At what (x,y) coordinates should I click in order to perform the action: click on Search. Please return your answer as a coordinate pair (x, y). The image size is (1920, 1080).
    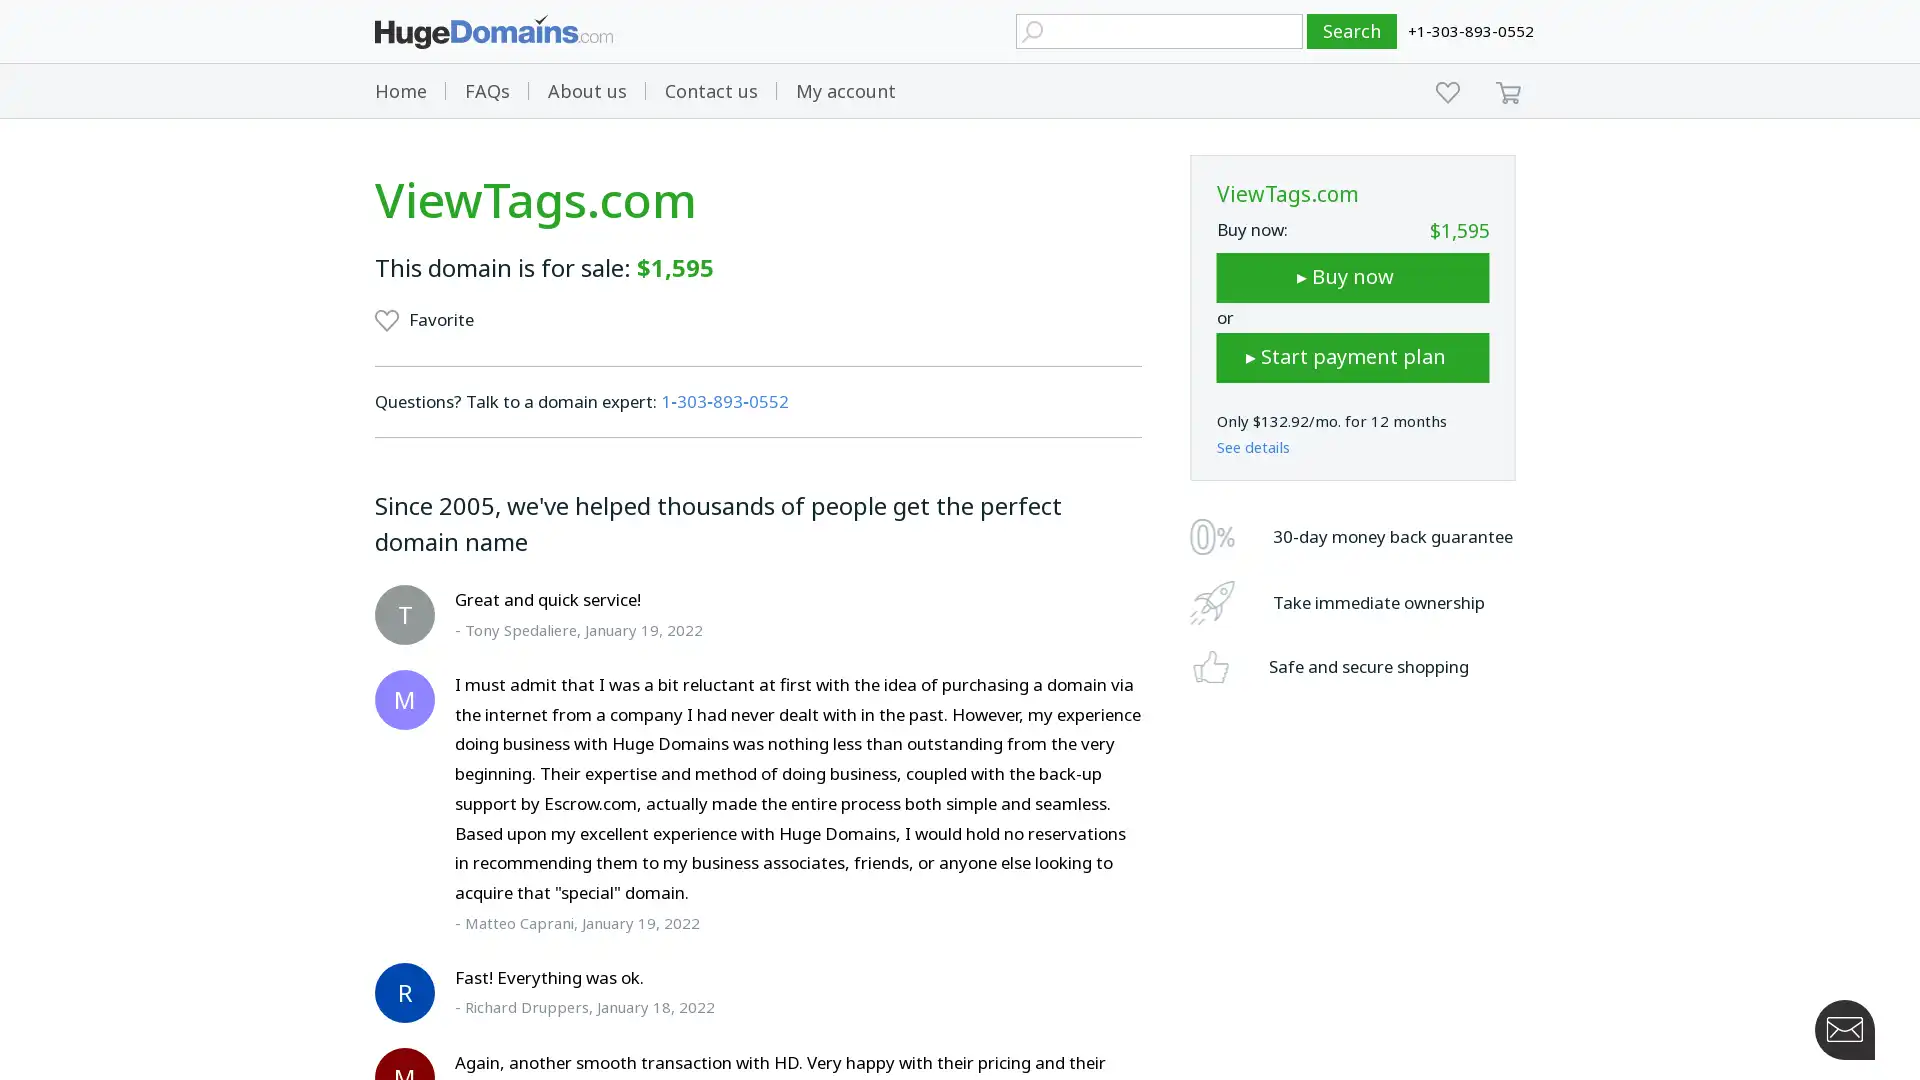
    Looking at the image, I should click on (1352, 31).